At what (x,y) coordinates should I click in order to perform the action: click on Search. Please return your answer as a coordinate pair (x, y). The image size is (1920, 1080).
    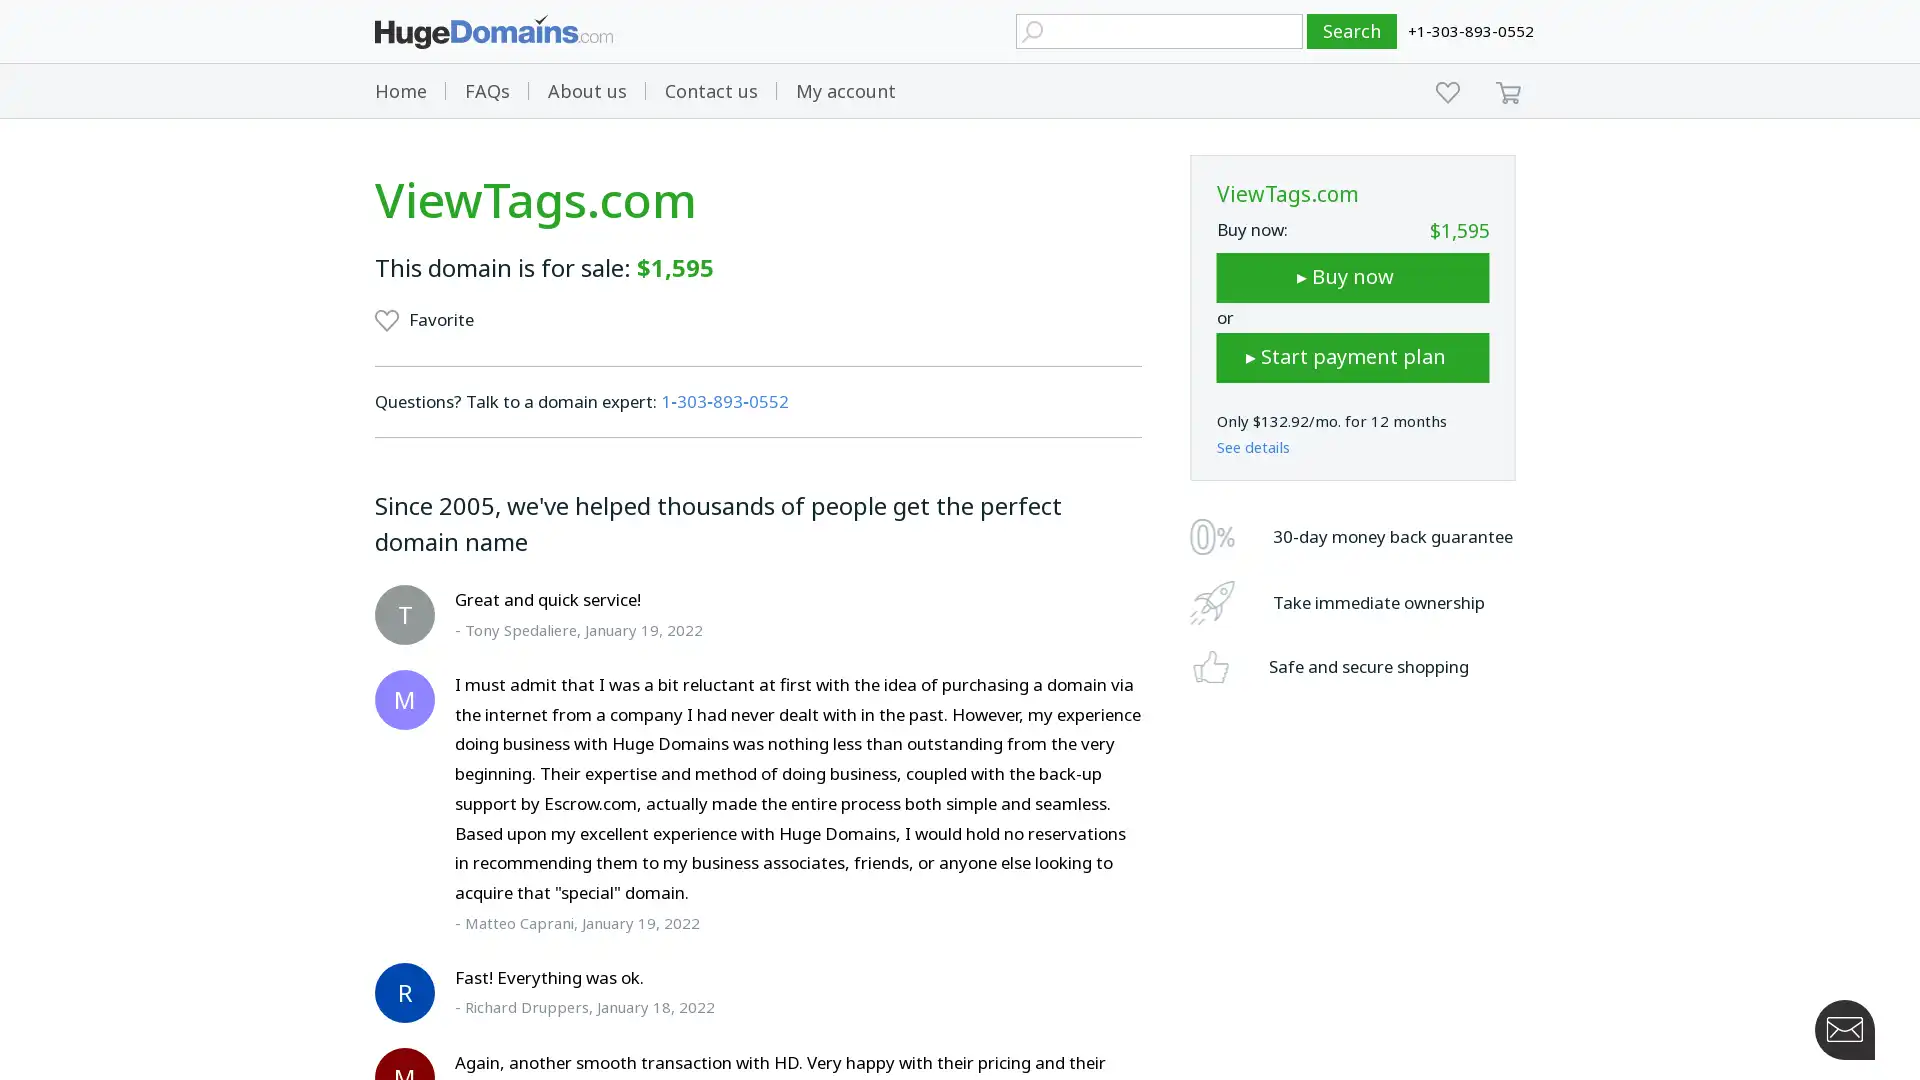
    Looking at the image, I should click on (1352, 31).